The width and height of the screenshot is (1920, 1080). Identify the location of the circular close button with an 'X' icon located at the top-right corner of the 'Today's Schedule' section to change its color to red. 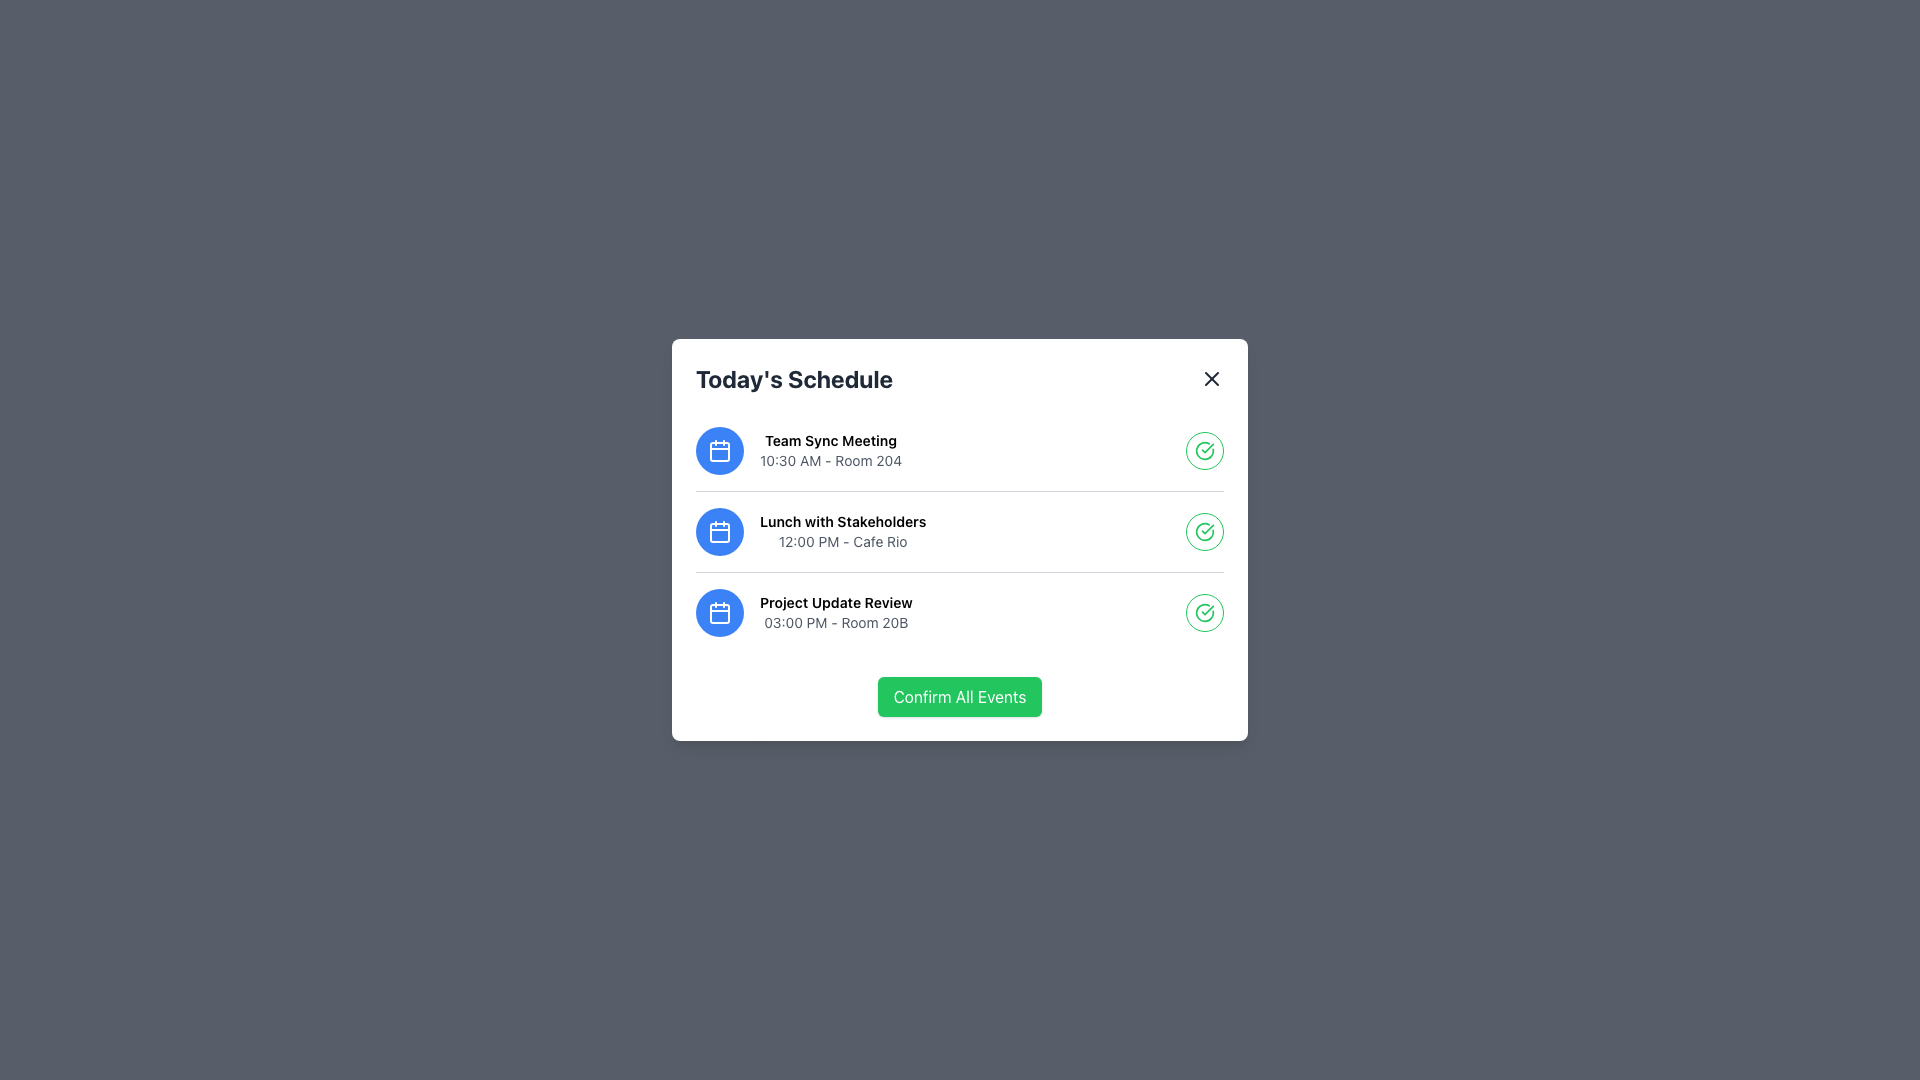
(1210, 378).